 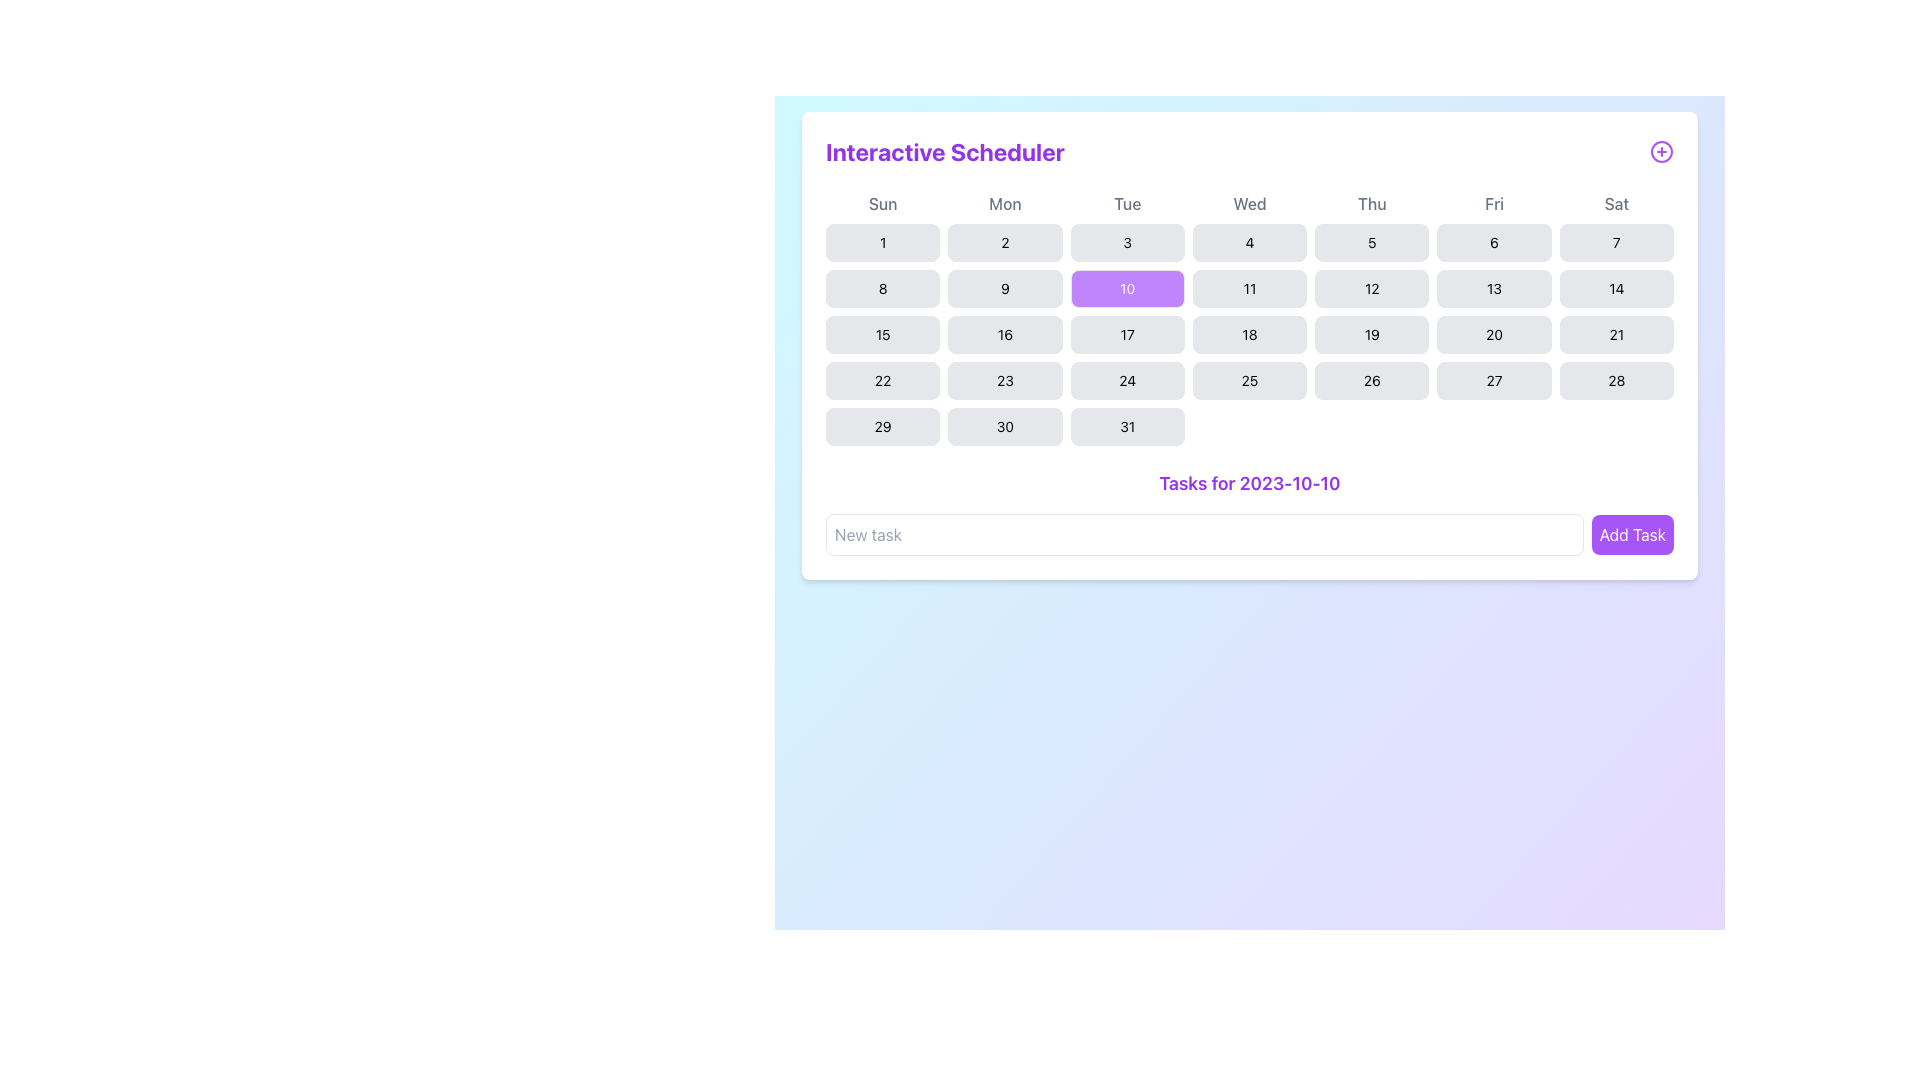 What do you see at coordinates (1494, 204) in the screenshot?
I see `the static text label displaying 'Fri', which is the sixth label in a row representing the days of the week, positioned in the upper-right area of the calendar interface` at bounding box center [1494, 204].